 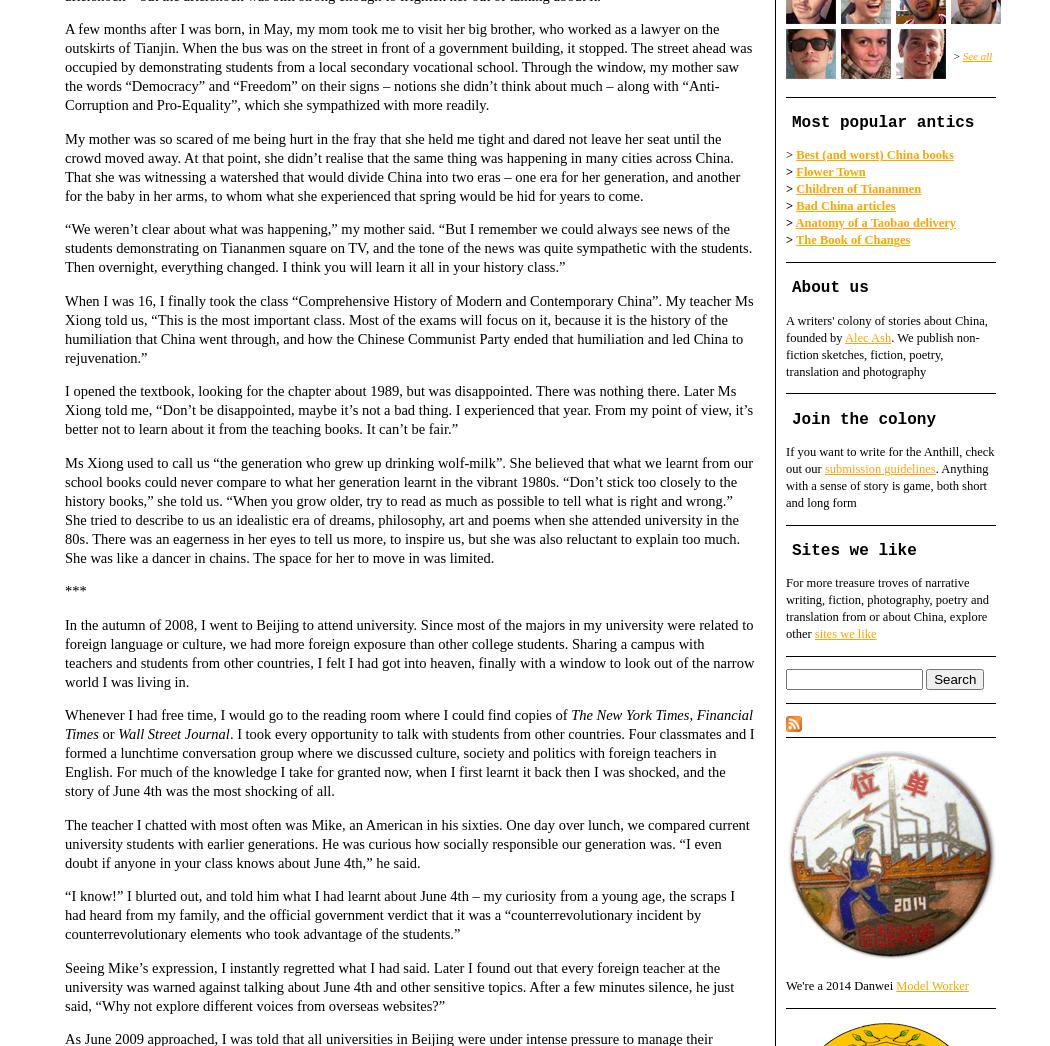 What do you see at coordinates (795, 171) in the screenshot?
I see `'Flower Town'` at bounding box center [795, 171].